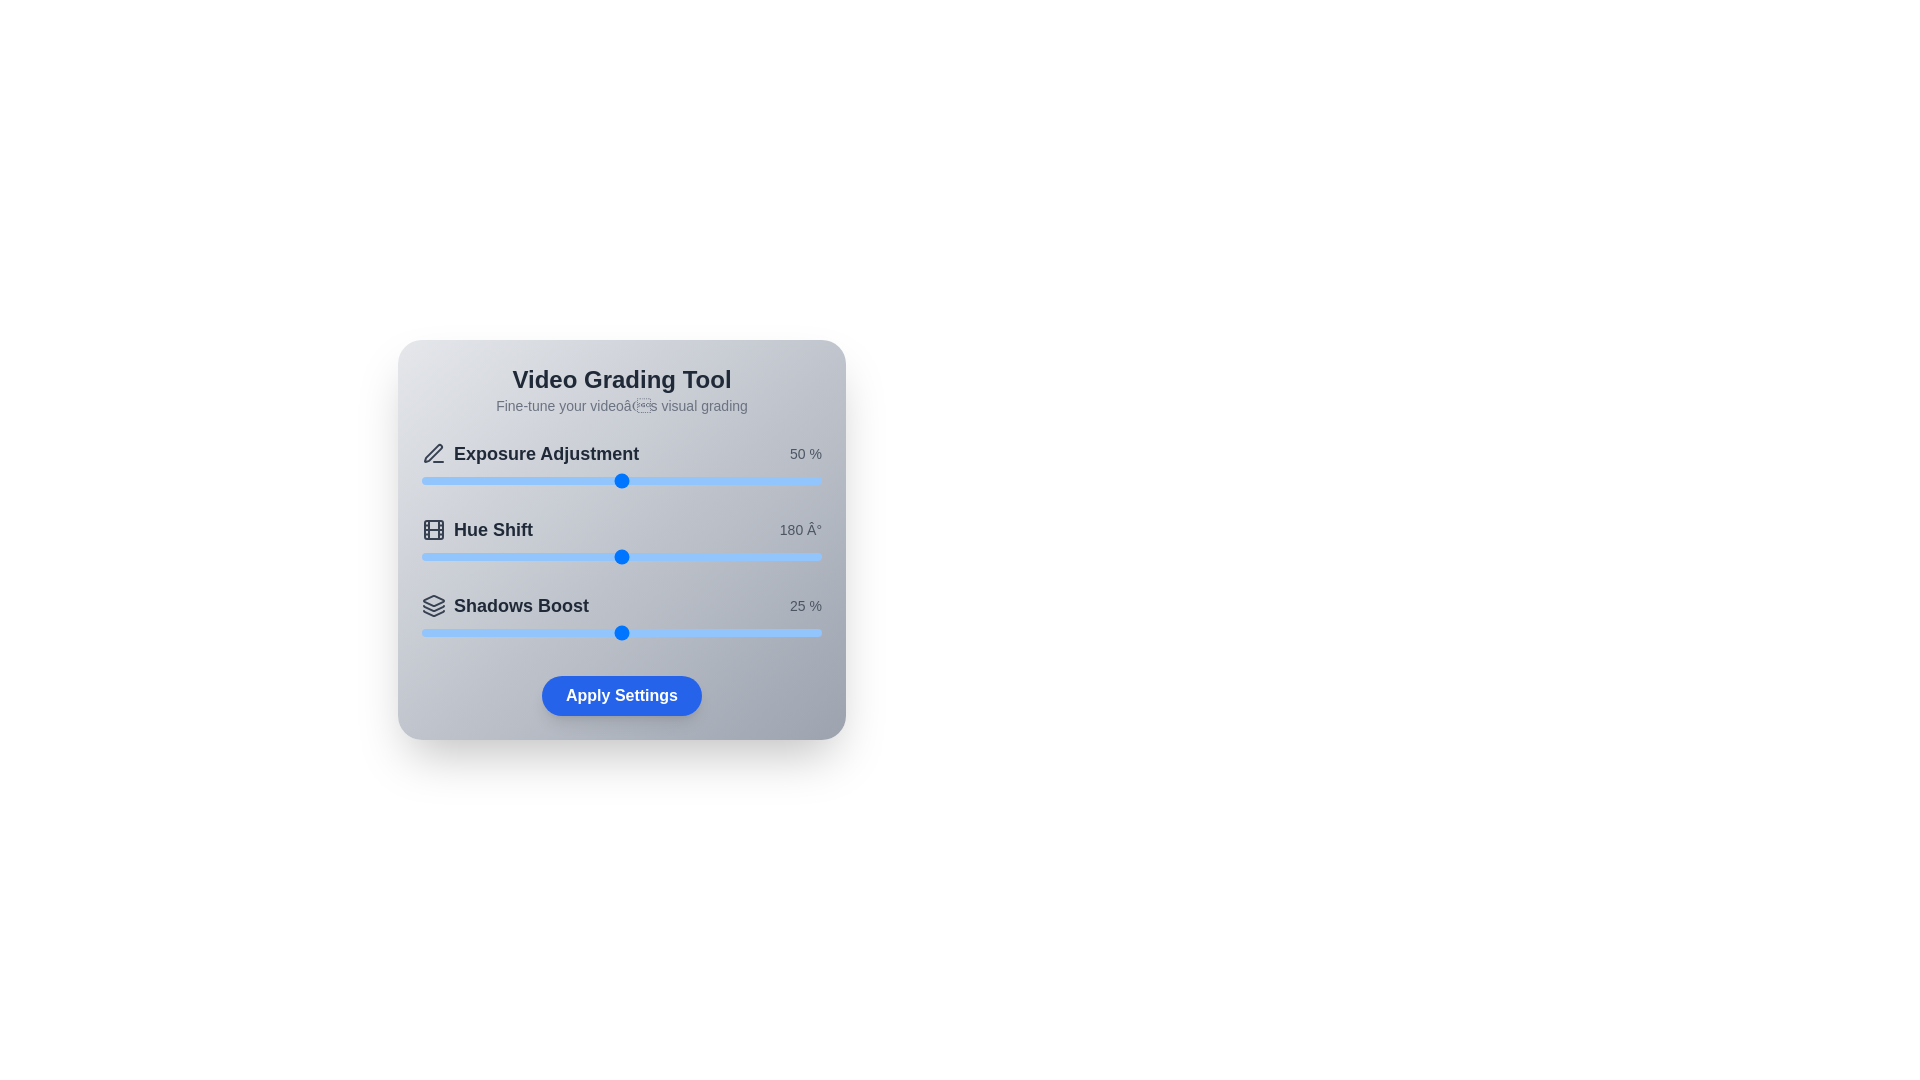 Image resolution: width=1920 pixels, height=1080 pixels. What do you see at coordinates (697, 481) in the screenshot?
I see `the exposure adjustment` at bounding box center [697, 481].